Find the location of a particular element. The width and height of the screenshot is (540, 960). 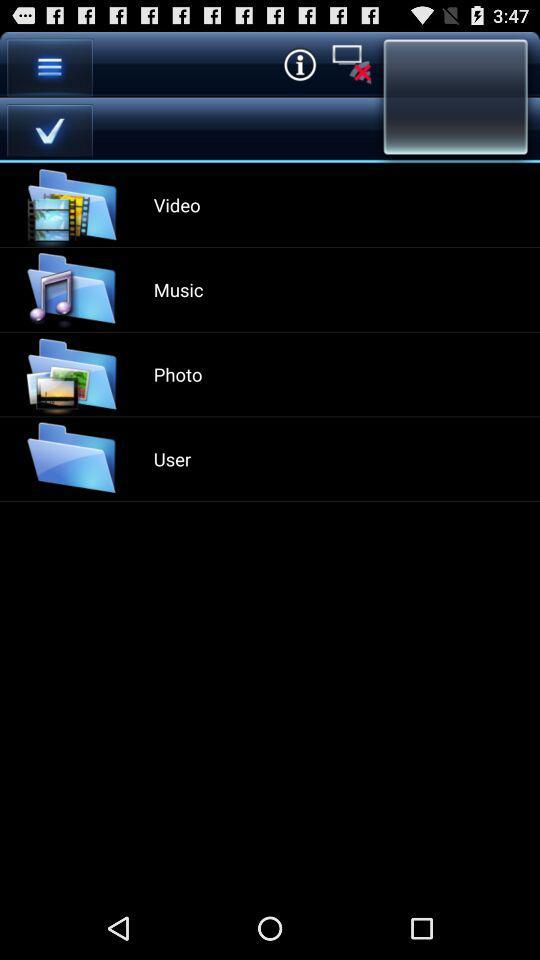

the info icon is located at coordinates (298, 68).